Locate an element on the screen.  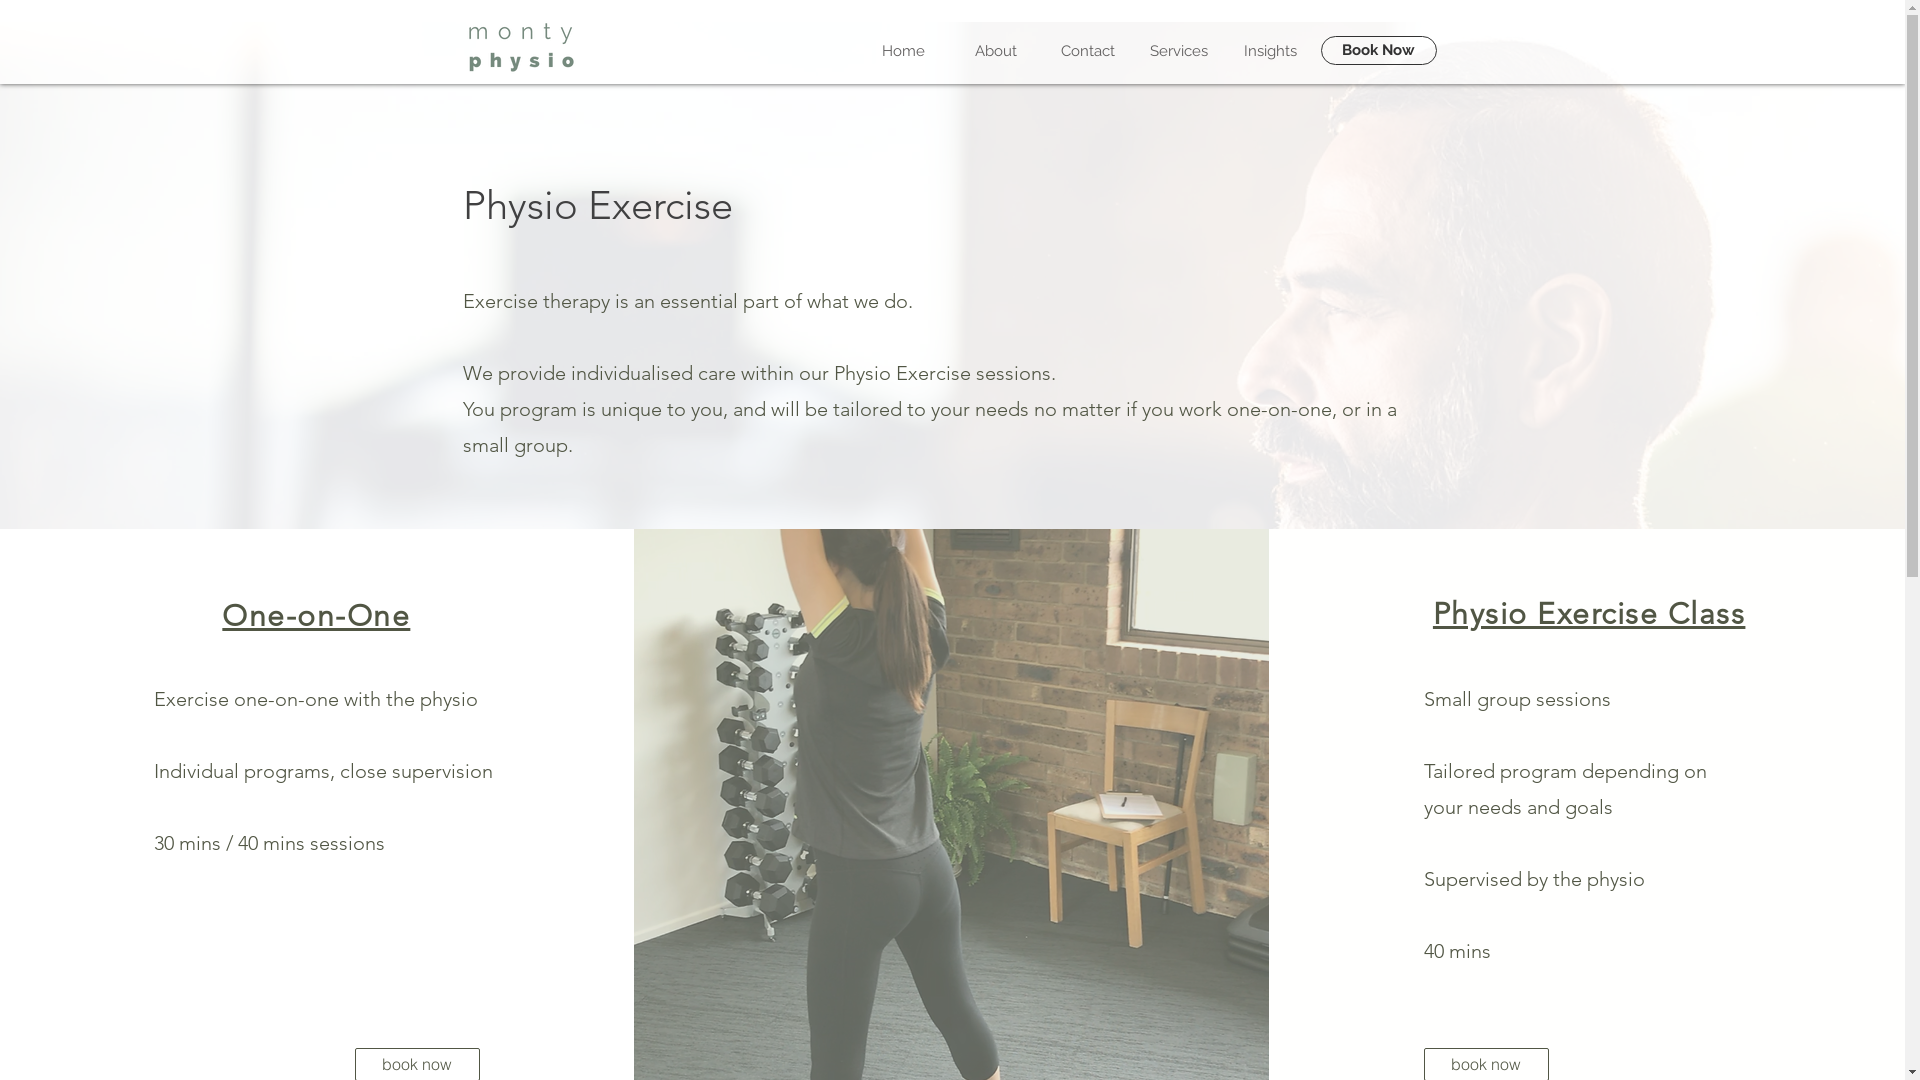
'Insights' is located at coordinates (1268, 49).